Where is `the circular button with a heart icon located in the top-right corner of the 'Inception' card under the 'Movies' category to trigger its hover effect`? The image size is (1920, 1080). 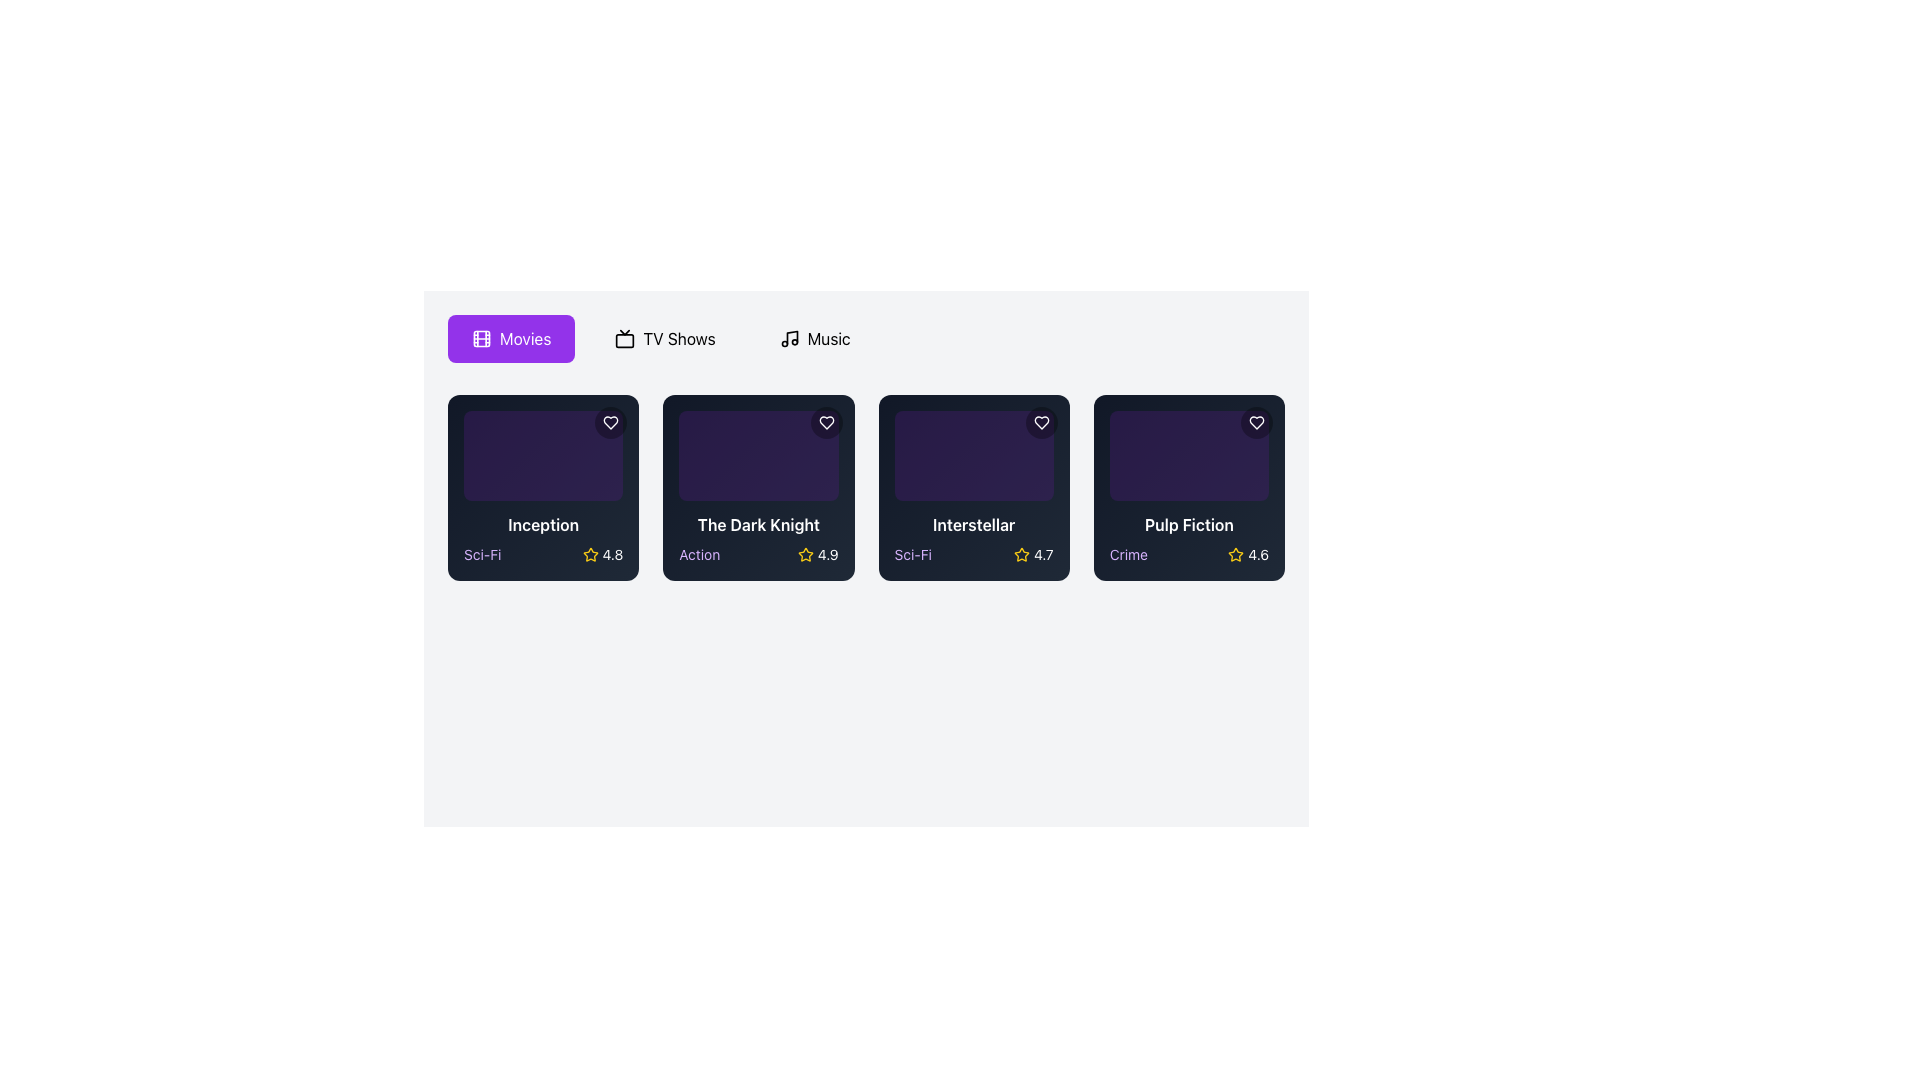 the circular button with a heart icon located in the top-right corner of the 'Inception' card under the 'Movies' category to trigger its hover effect is located at coordinates (610, 422).